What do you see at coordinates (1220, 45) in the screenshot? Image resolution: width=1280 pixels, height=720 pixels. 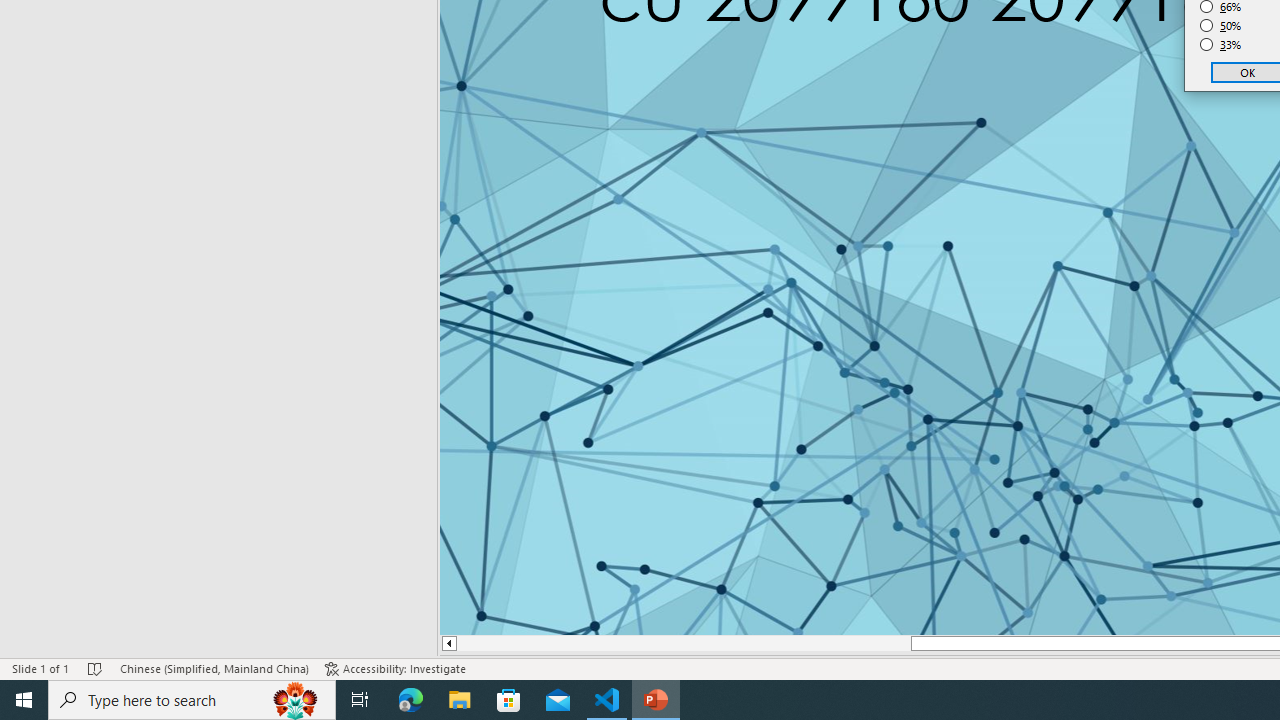 I see `'33%'` at bounding box center [1220, 45].